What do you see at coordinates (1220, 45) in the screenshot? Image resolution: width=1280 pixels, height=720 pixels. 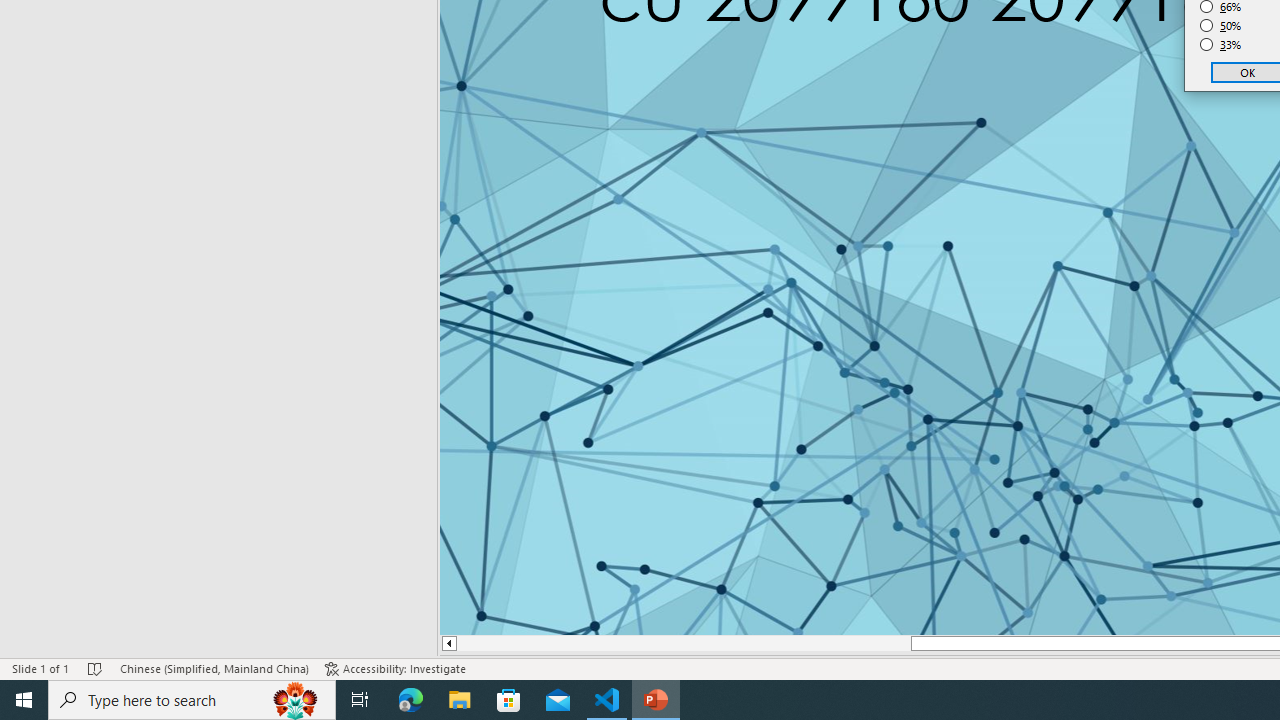 I see `'33%'` at bounding box center [1220, 45].